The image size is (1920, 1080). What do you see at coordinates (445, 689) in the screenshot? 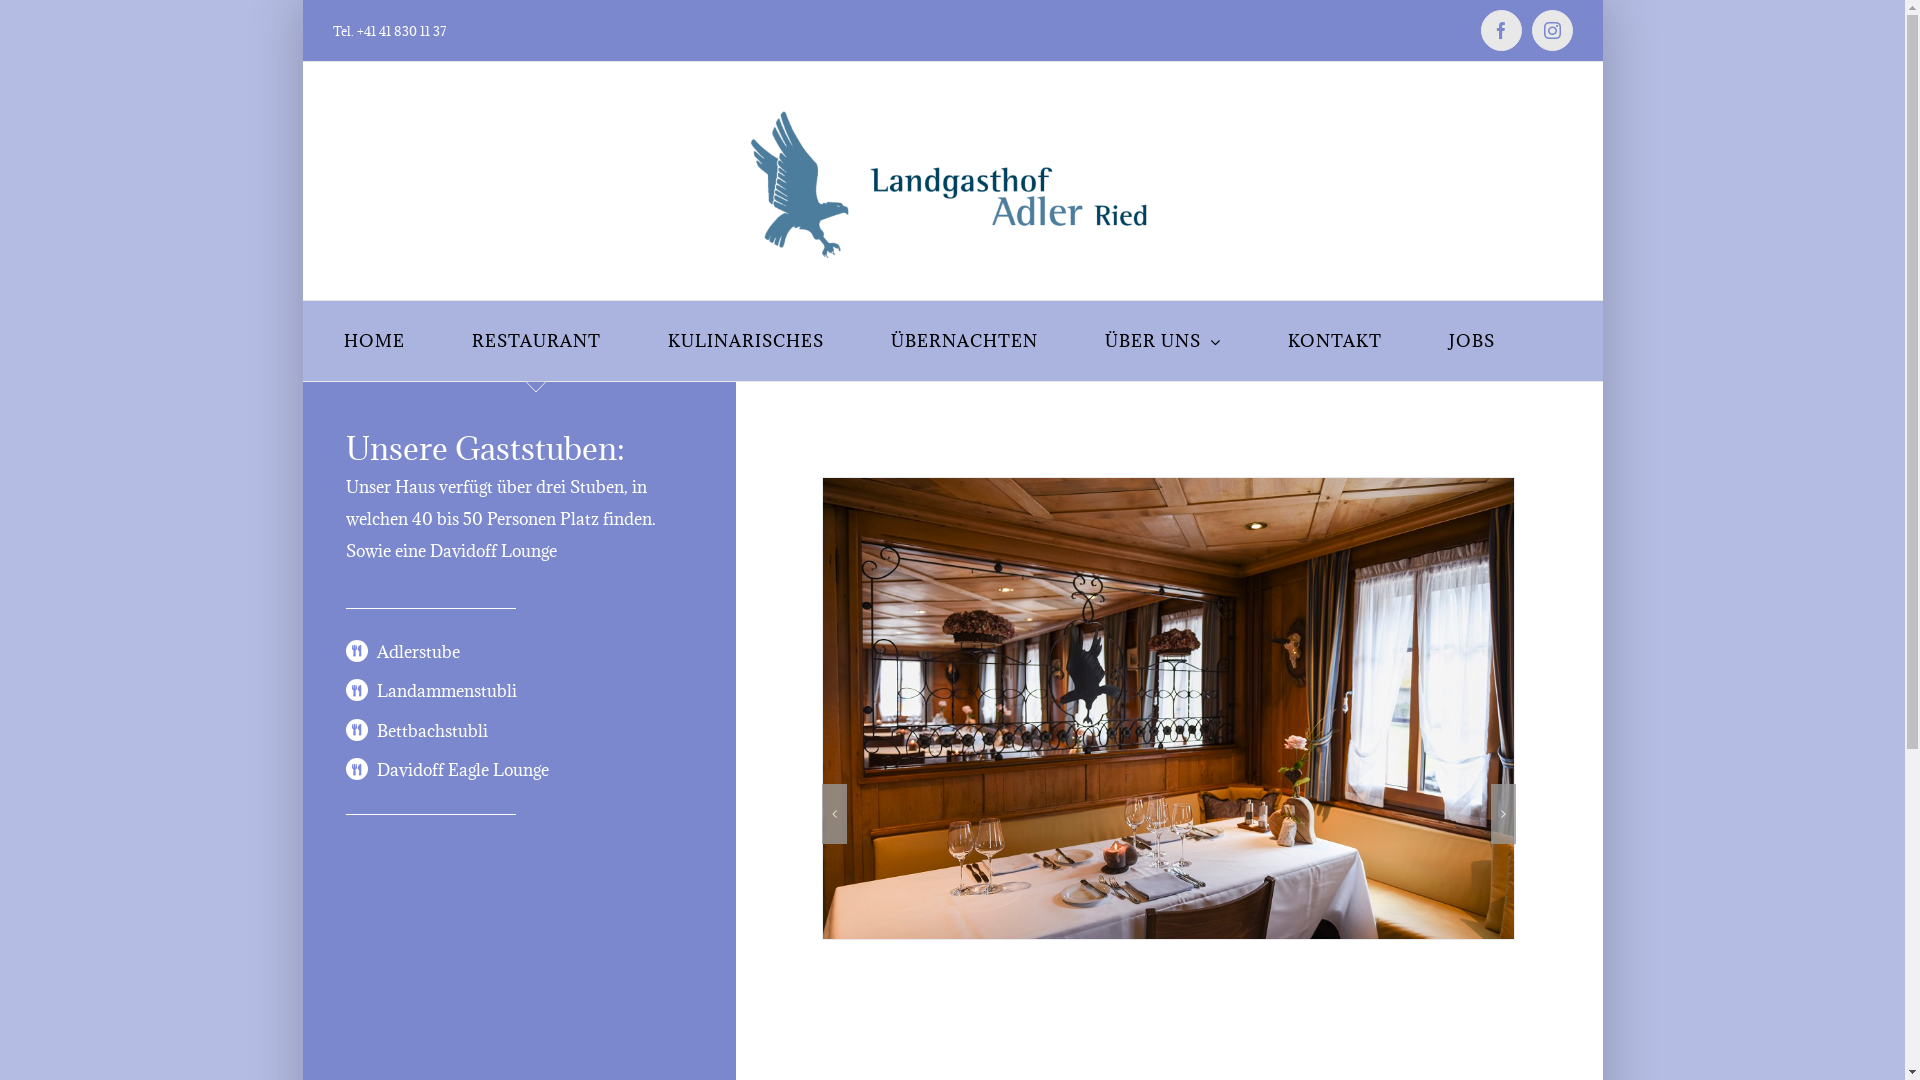
I see `'Landammenstubli'` at bounding box center [445, 689].